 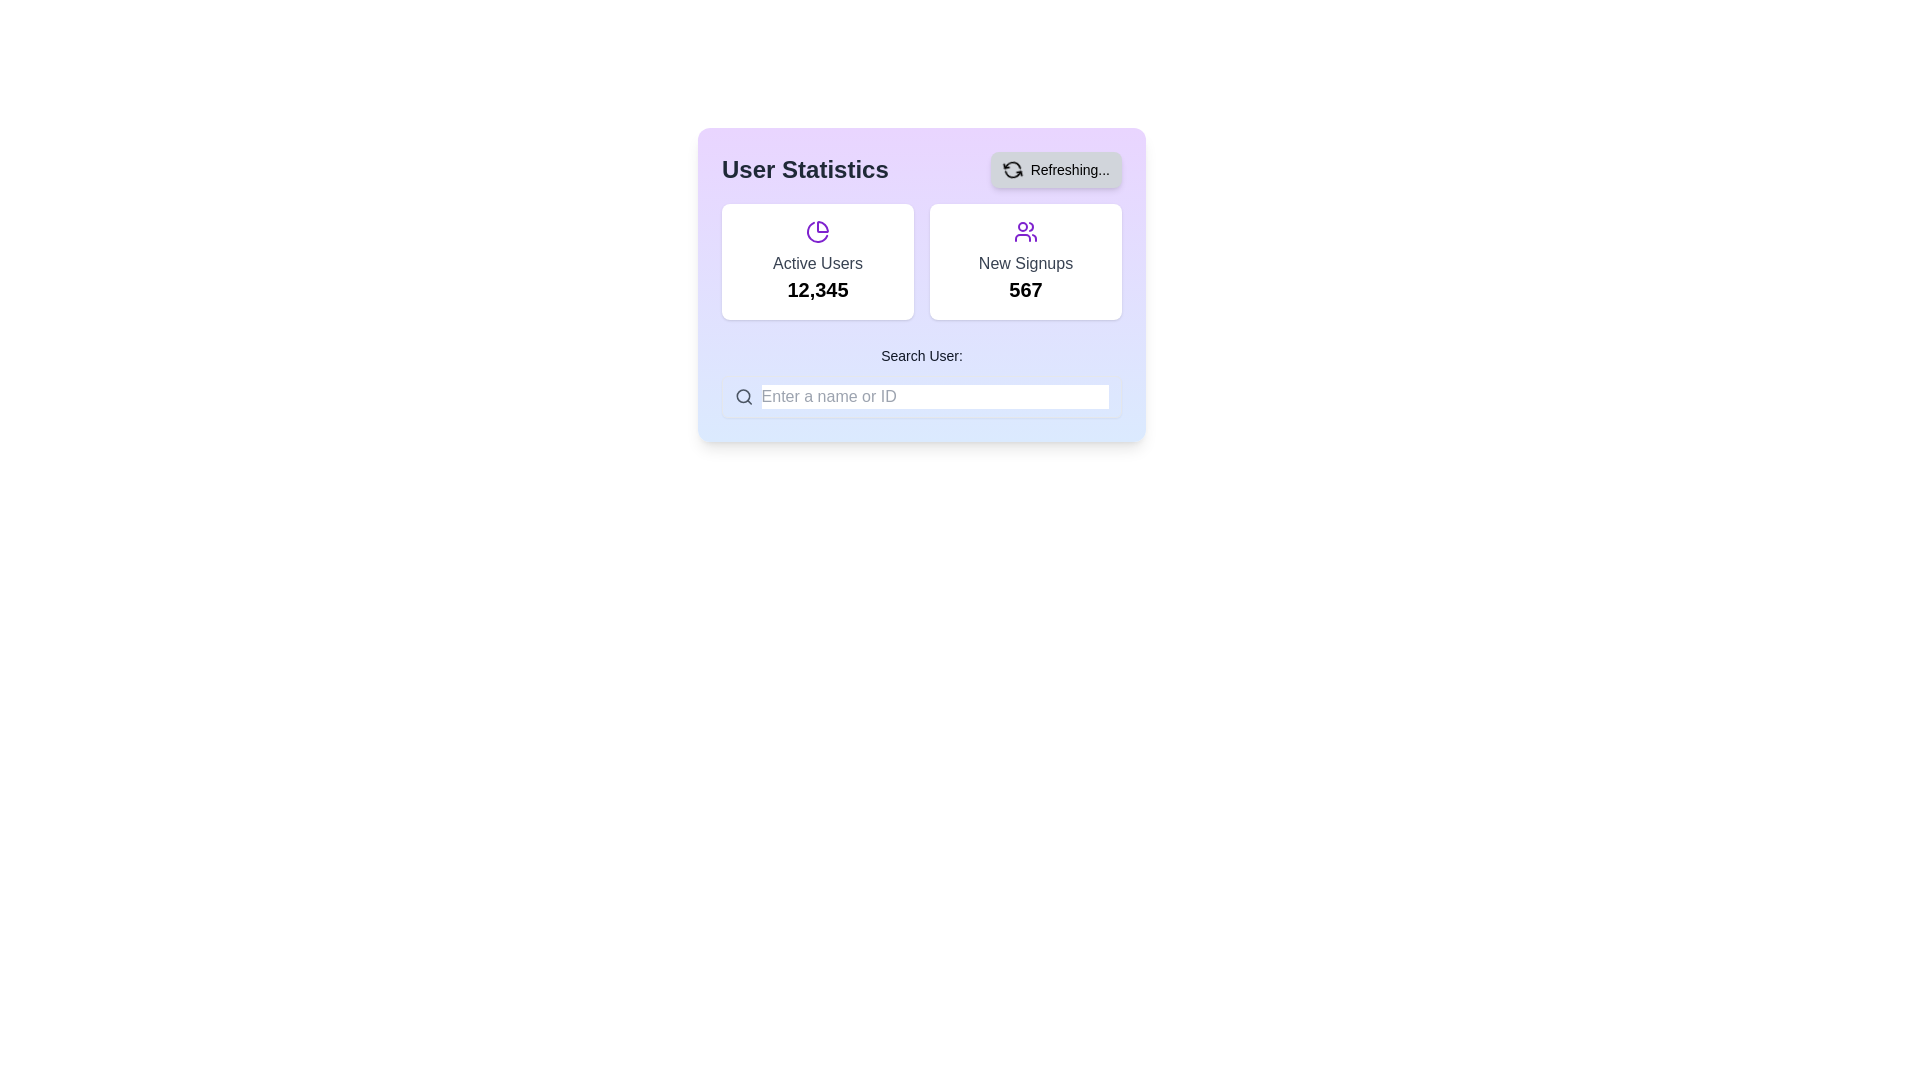 I want to click on the label describing the metric for 'New Signups 567', which is positioned centrally above the bold number '567' and below the user icon, so click(x=1026, y=262).